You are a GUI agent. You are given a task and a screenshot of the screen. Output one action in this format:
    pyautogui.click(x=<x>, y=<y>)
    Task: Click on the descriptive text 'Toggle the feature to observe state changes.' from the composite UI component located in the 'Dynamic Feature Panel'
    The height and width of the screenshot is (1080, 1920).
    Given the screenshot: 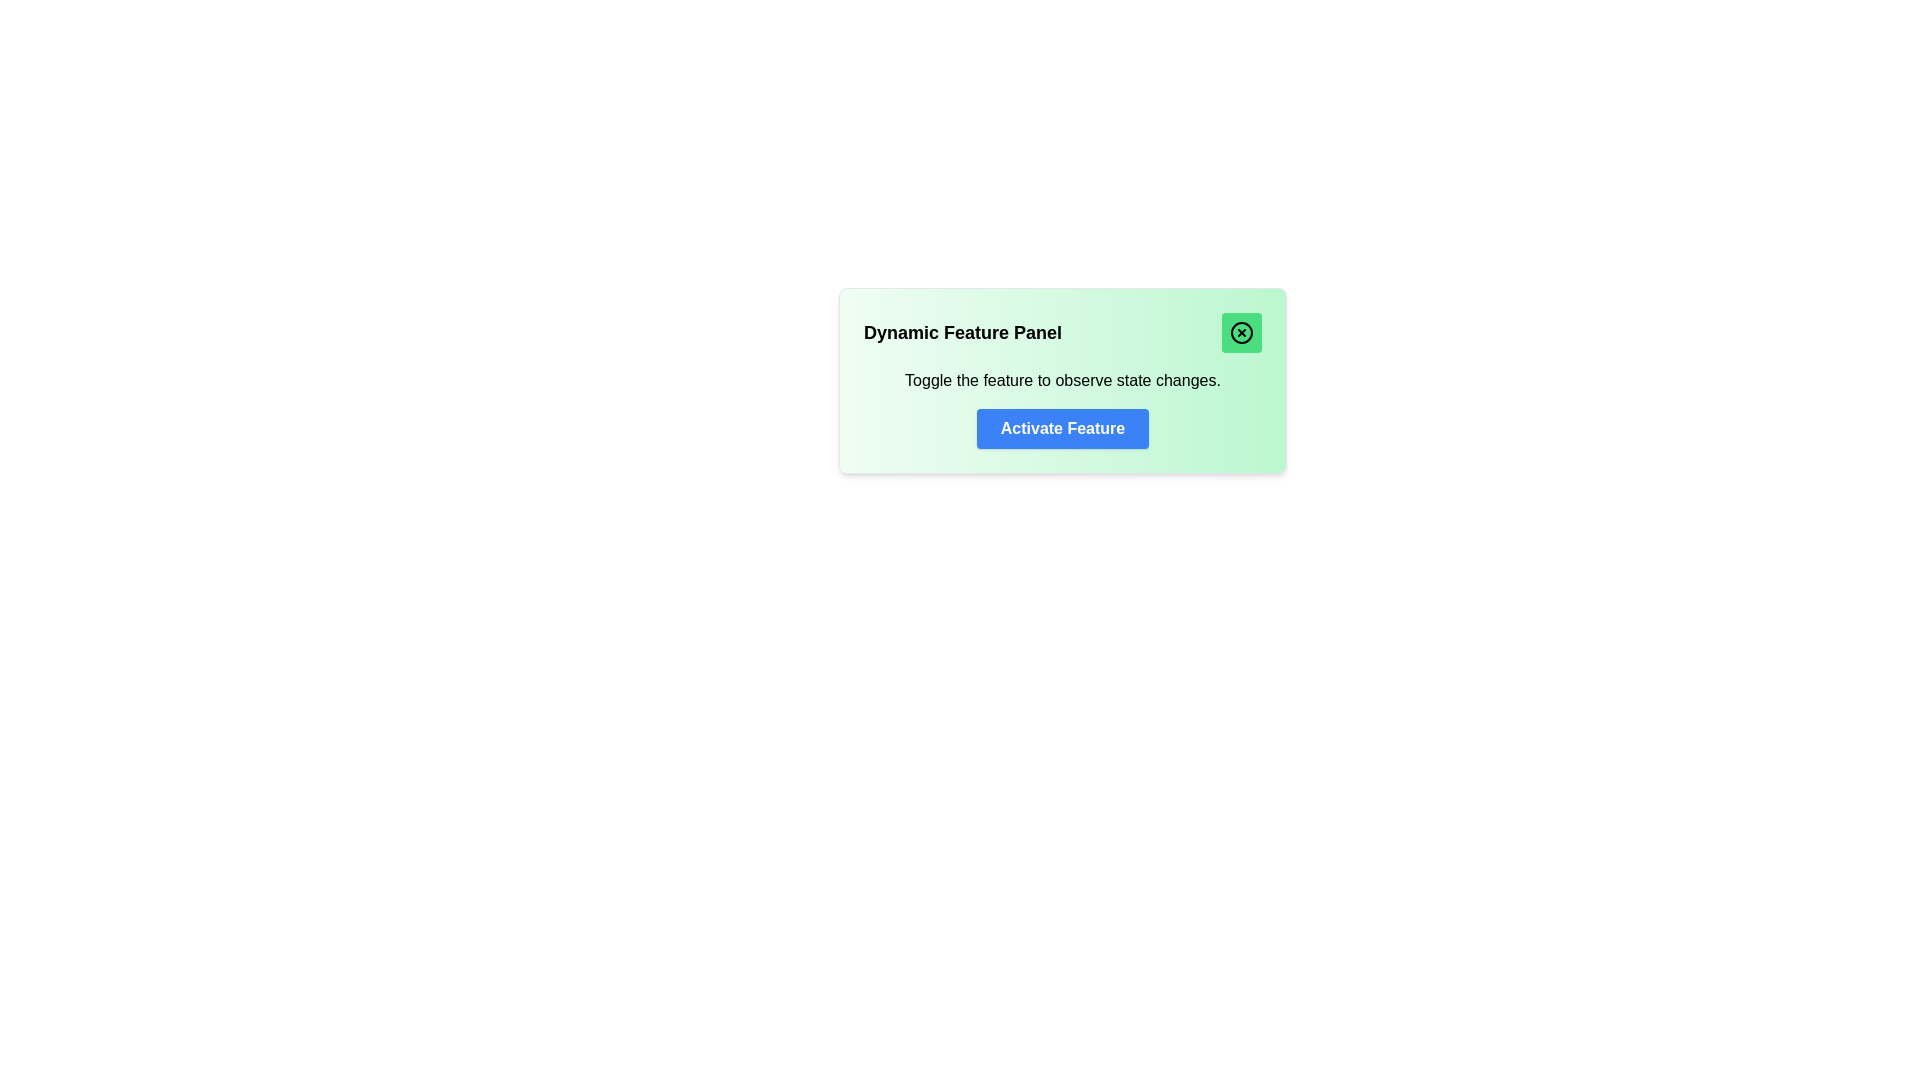 What is the action you would take?
    pyautogui.click(x=1061, y=407)
    